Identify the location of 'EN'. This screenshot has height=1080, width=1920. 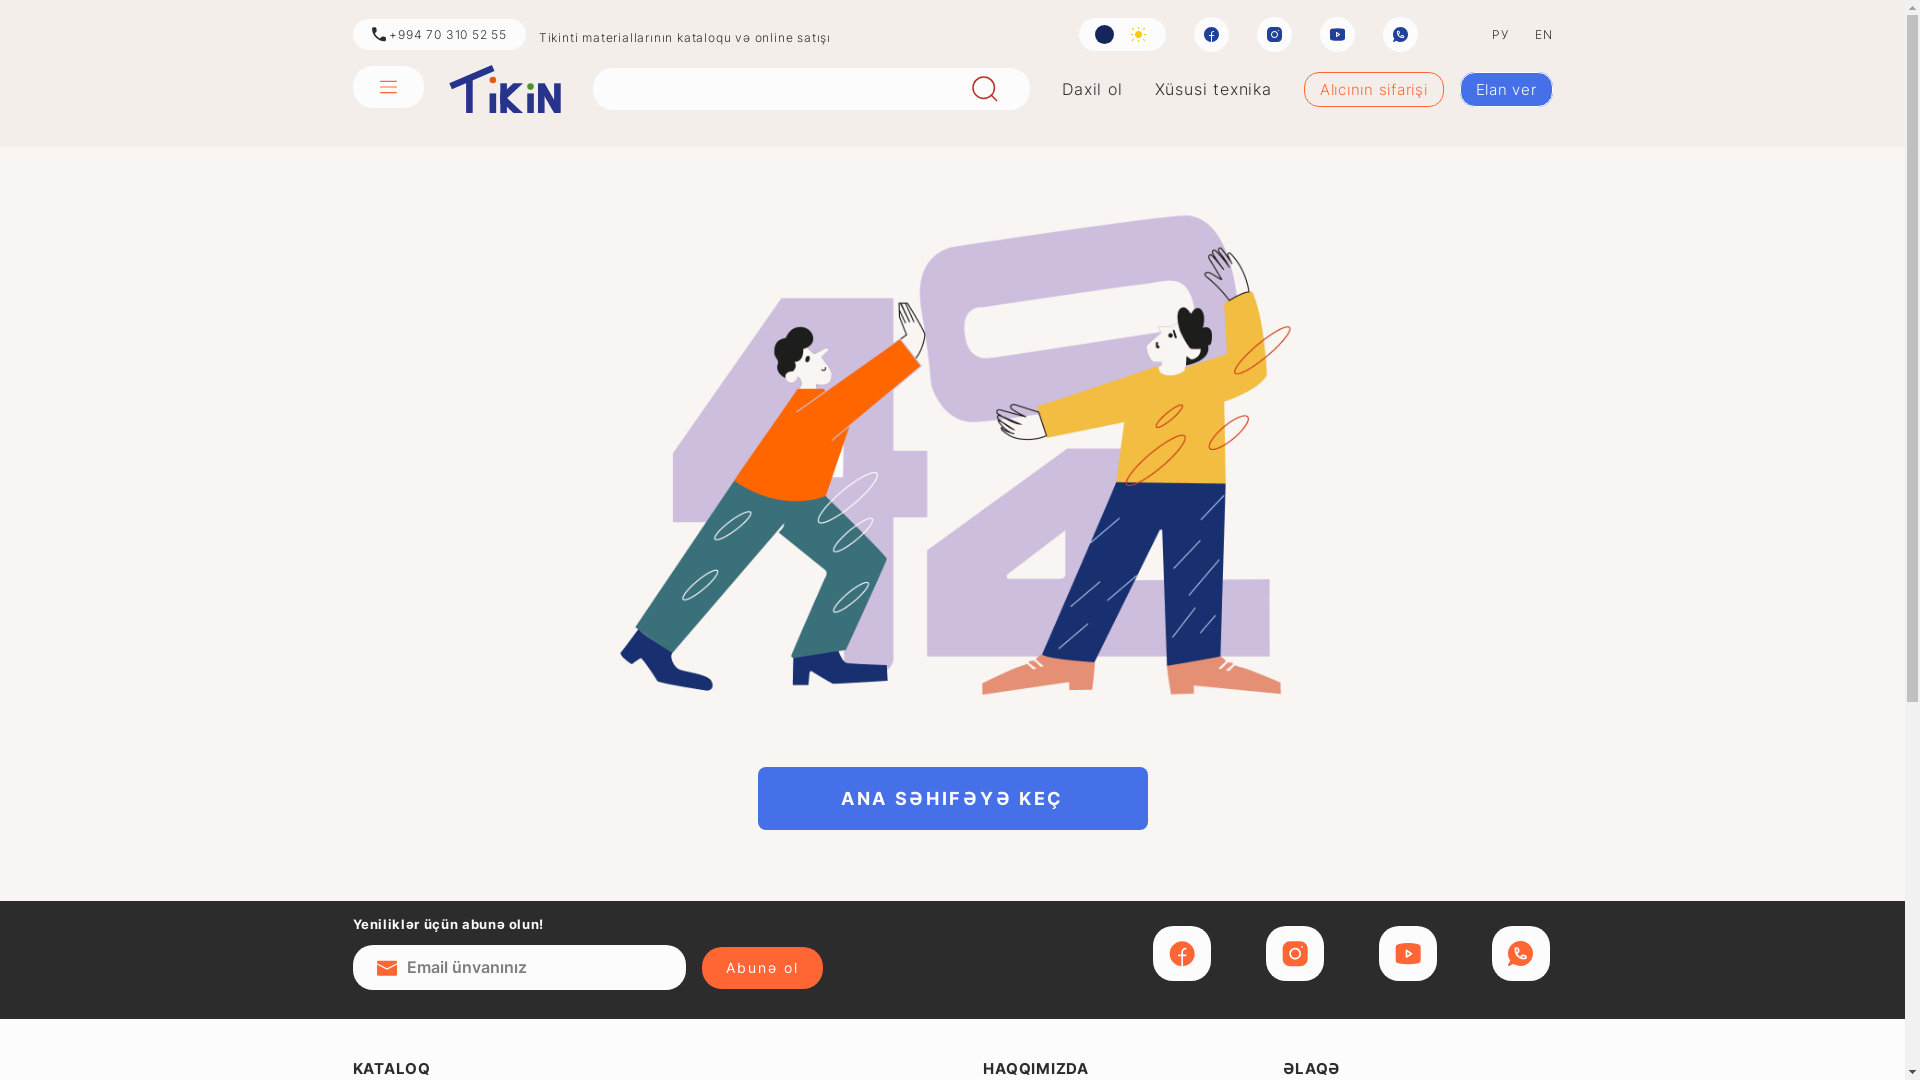
(1543, 34).